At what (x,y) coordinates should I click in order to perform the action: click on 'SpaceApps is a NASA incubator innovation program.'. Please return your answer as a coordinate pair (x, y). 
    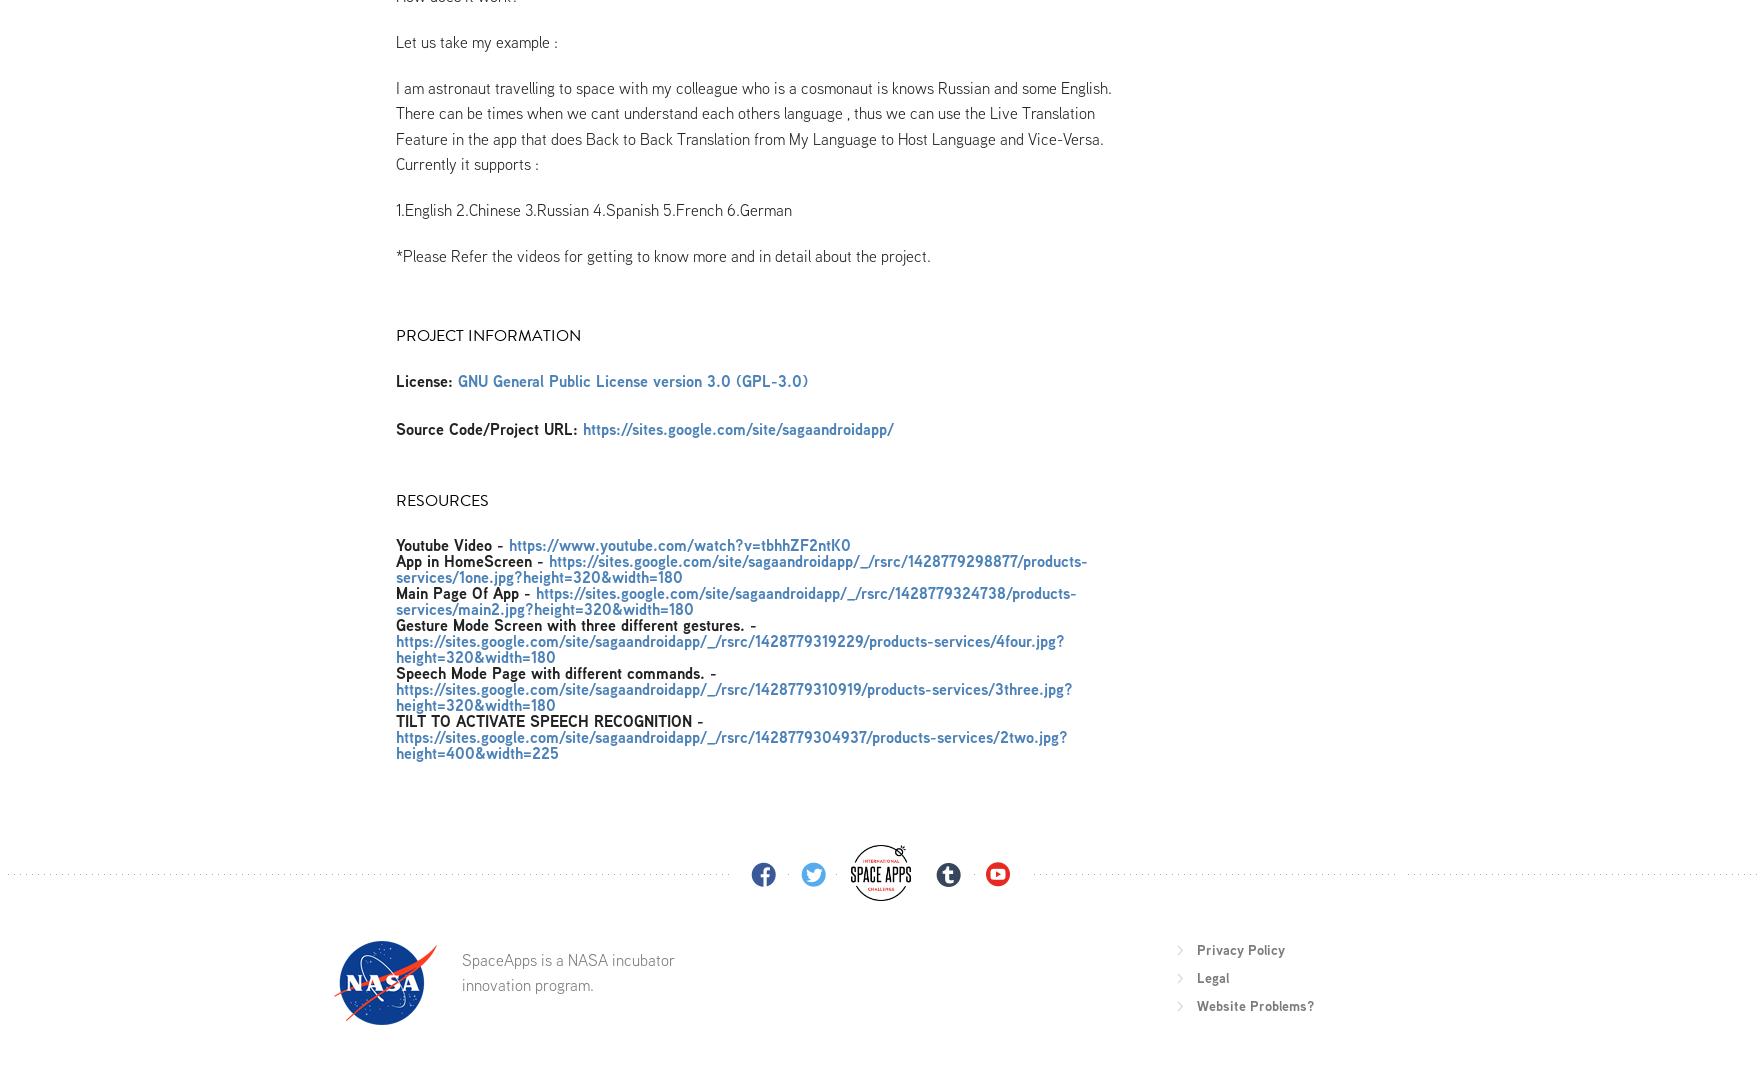
    Looking at the image, I should click on (460, 971).